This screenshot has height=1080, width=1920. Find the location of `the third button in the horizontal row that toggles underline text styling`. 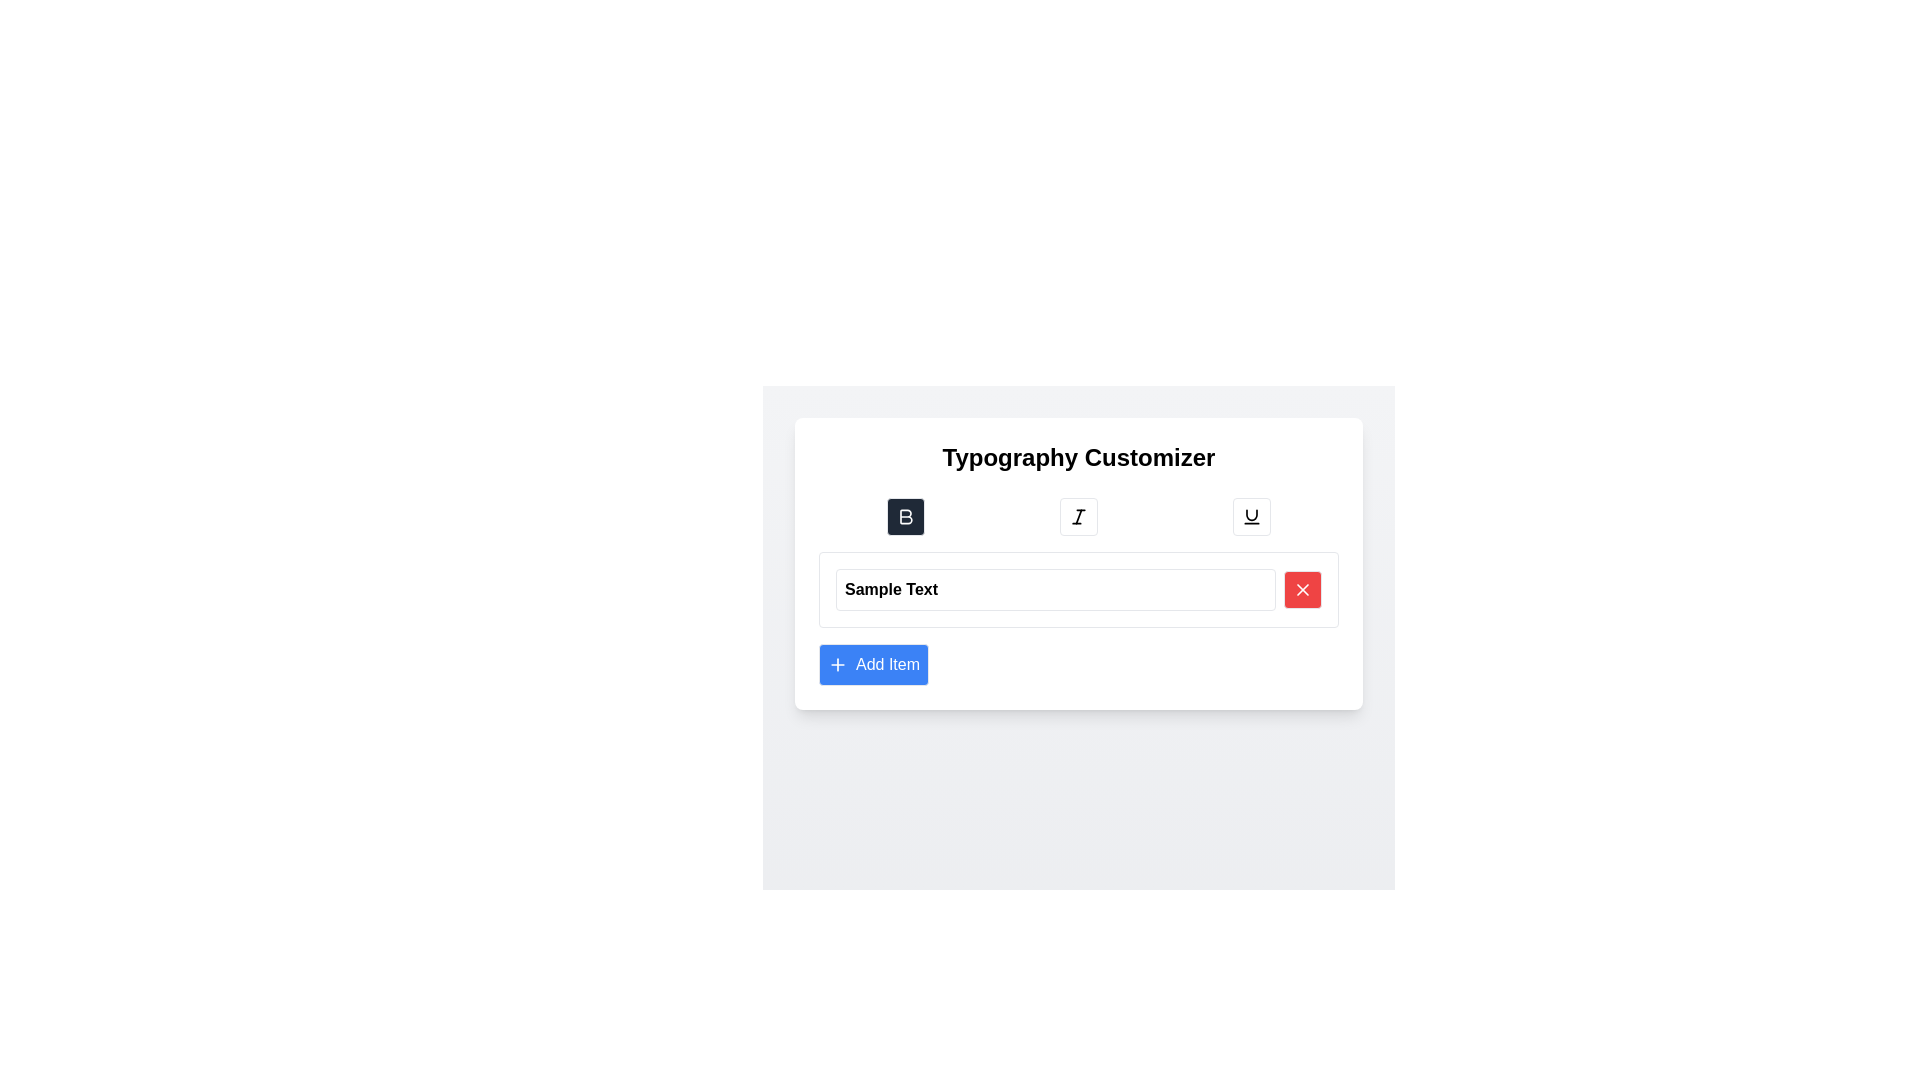

the third button in the horizontal row that toggles underline text styling is located at coordinates (1251, 515).